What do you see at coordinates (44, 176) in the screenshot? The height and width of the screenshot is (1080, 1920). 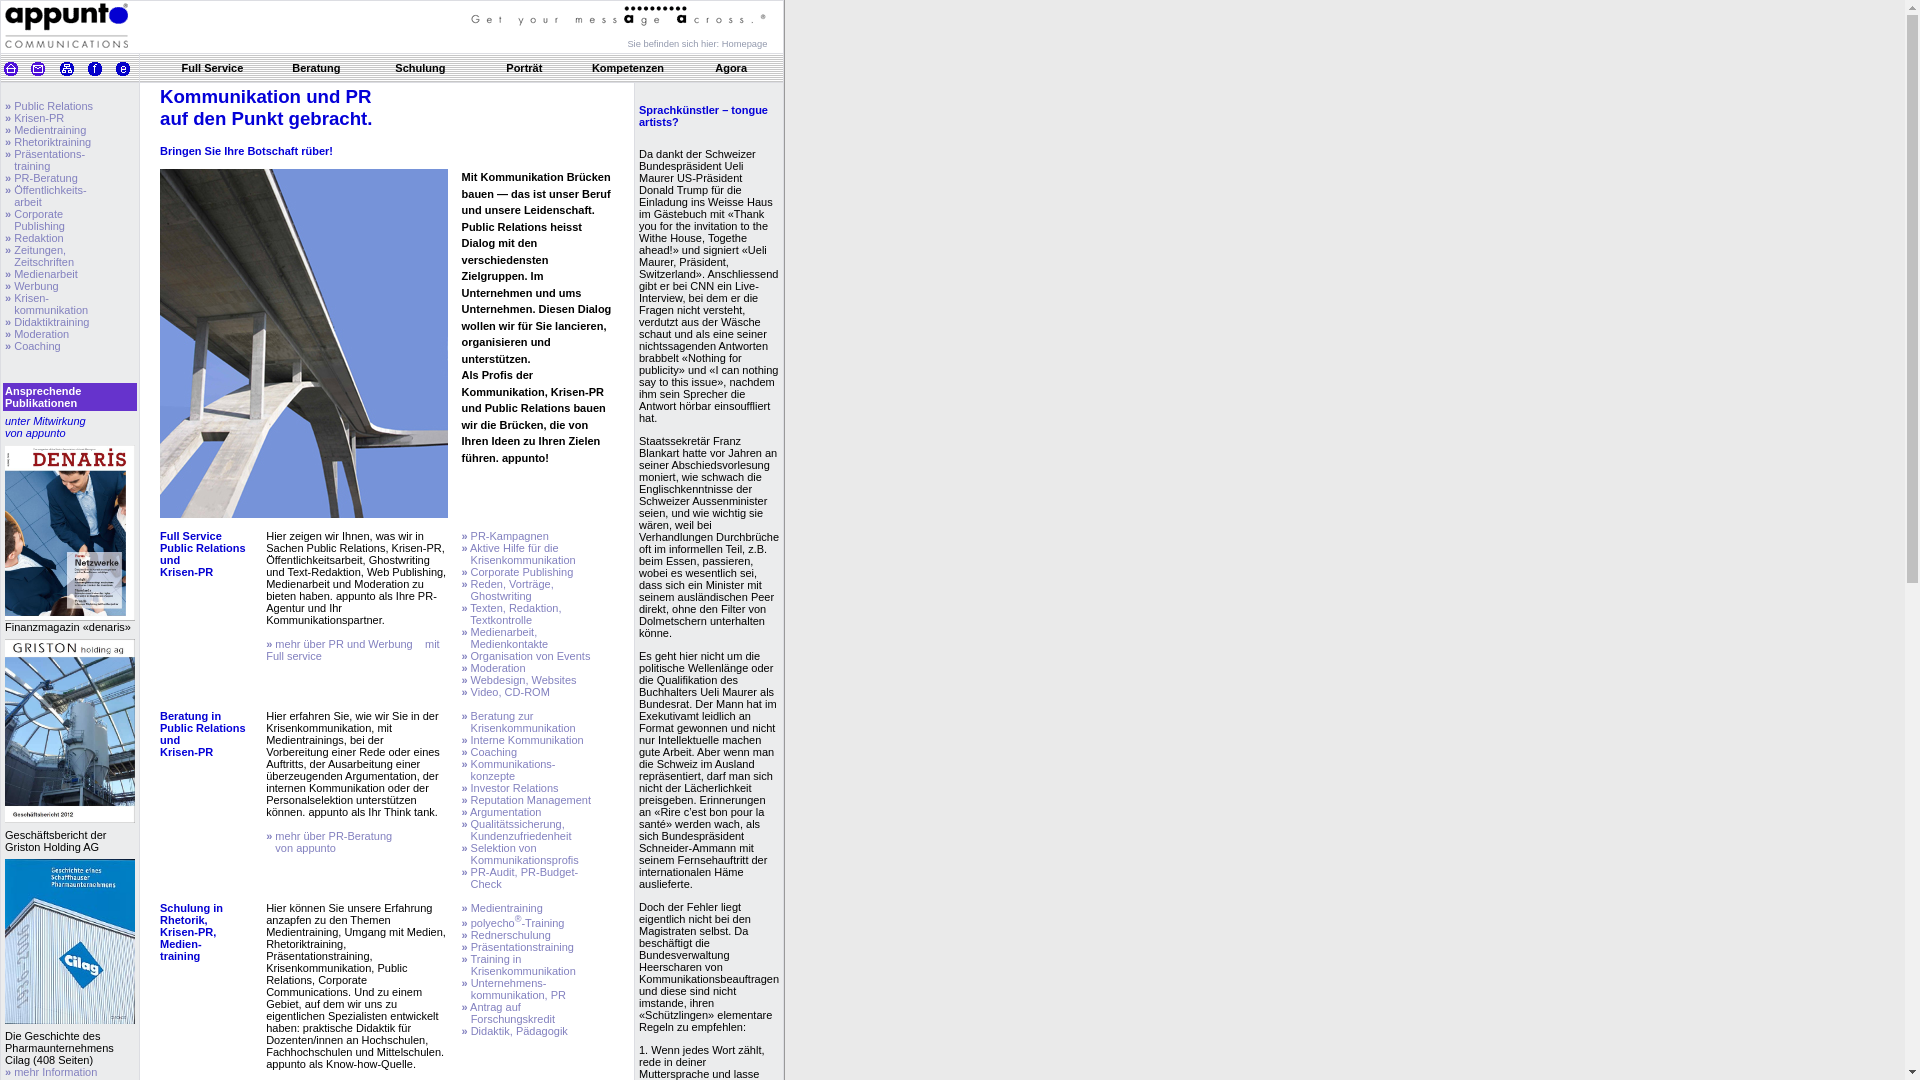 I see `' PR-Beratung'` at bounding box center [44, 176].